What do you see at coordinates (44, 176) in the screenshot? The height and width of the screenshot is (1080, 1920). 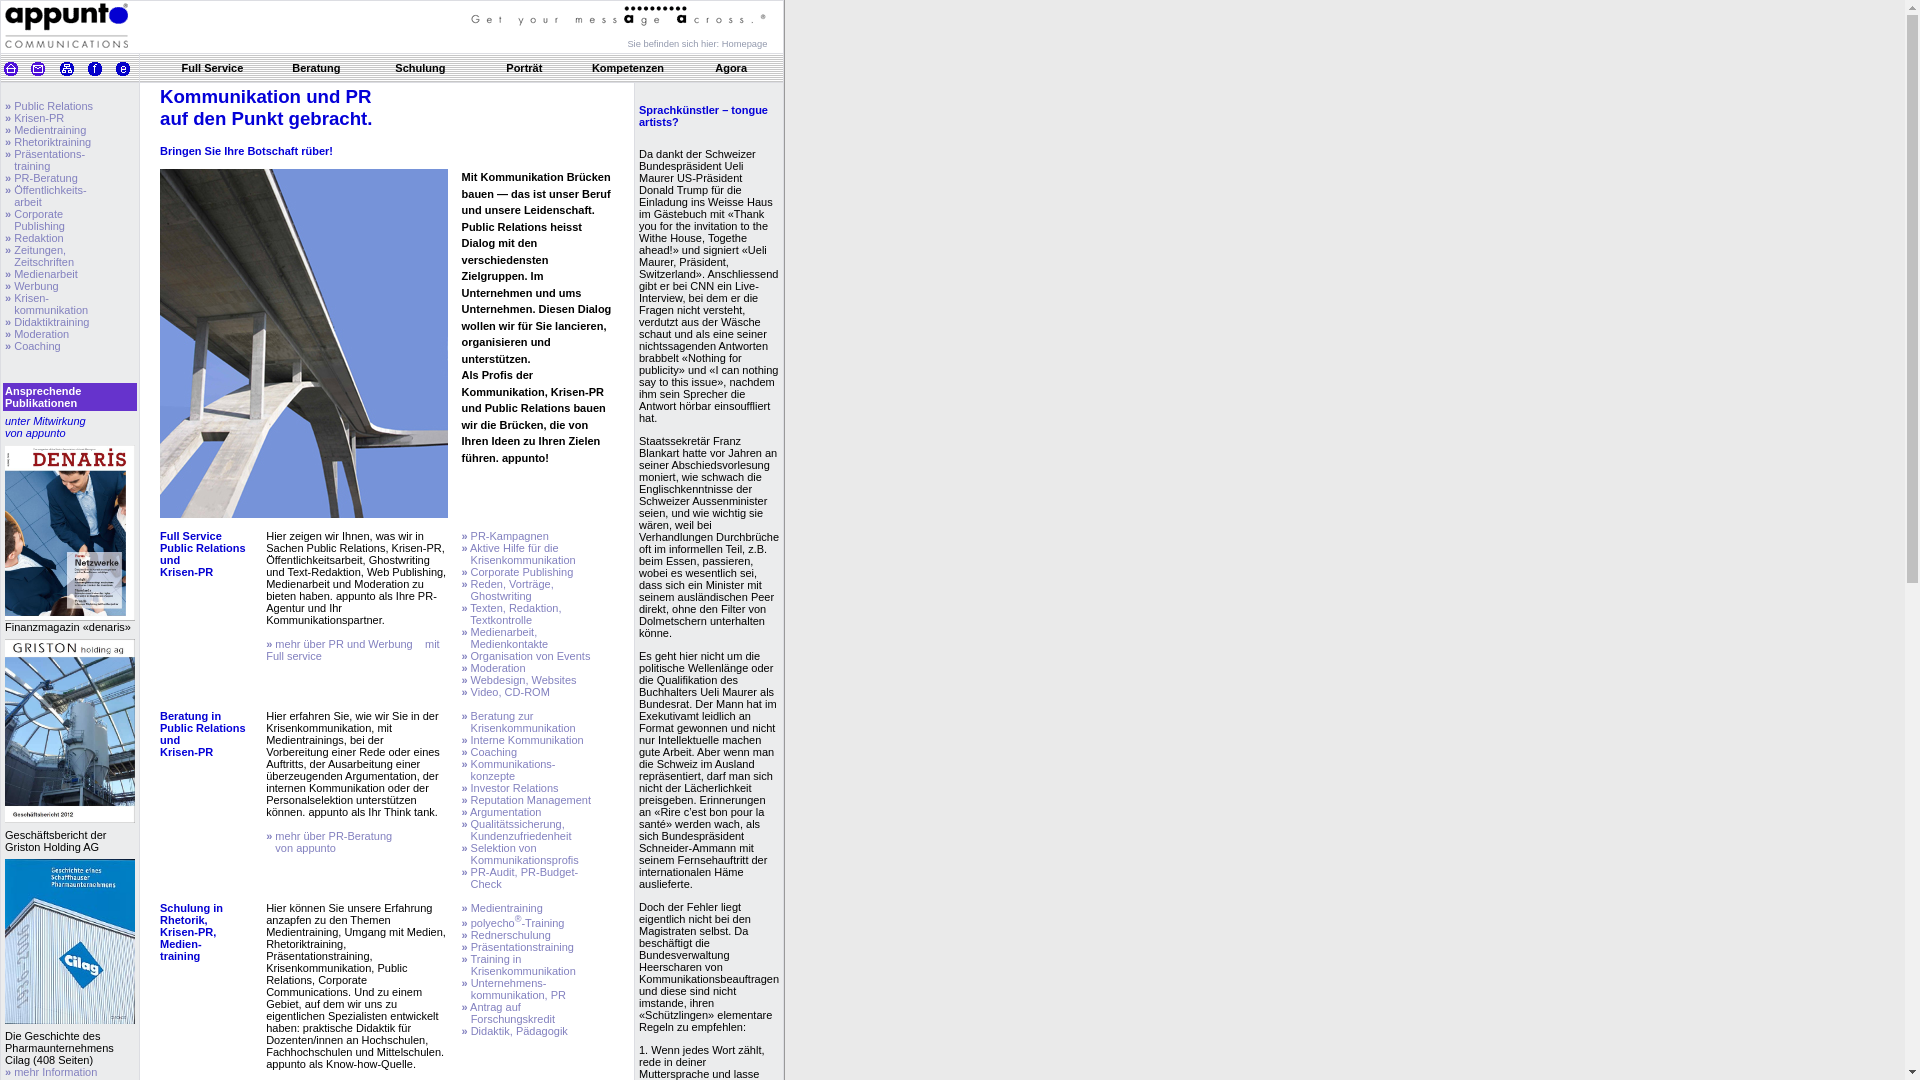 I see `' PR-Beratung'` at bounding box center [44, 176].